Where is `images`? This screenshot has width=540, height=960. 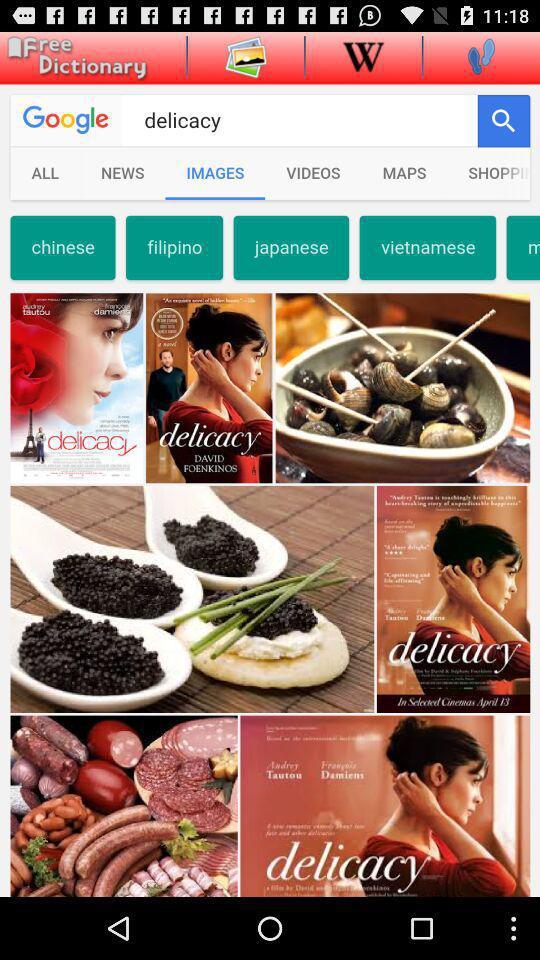 images is located at coordinates (246, 55).